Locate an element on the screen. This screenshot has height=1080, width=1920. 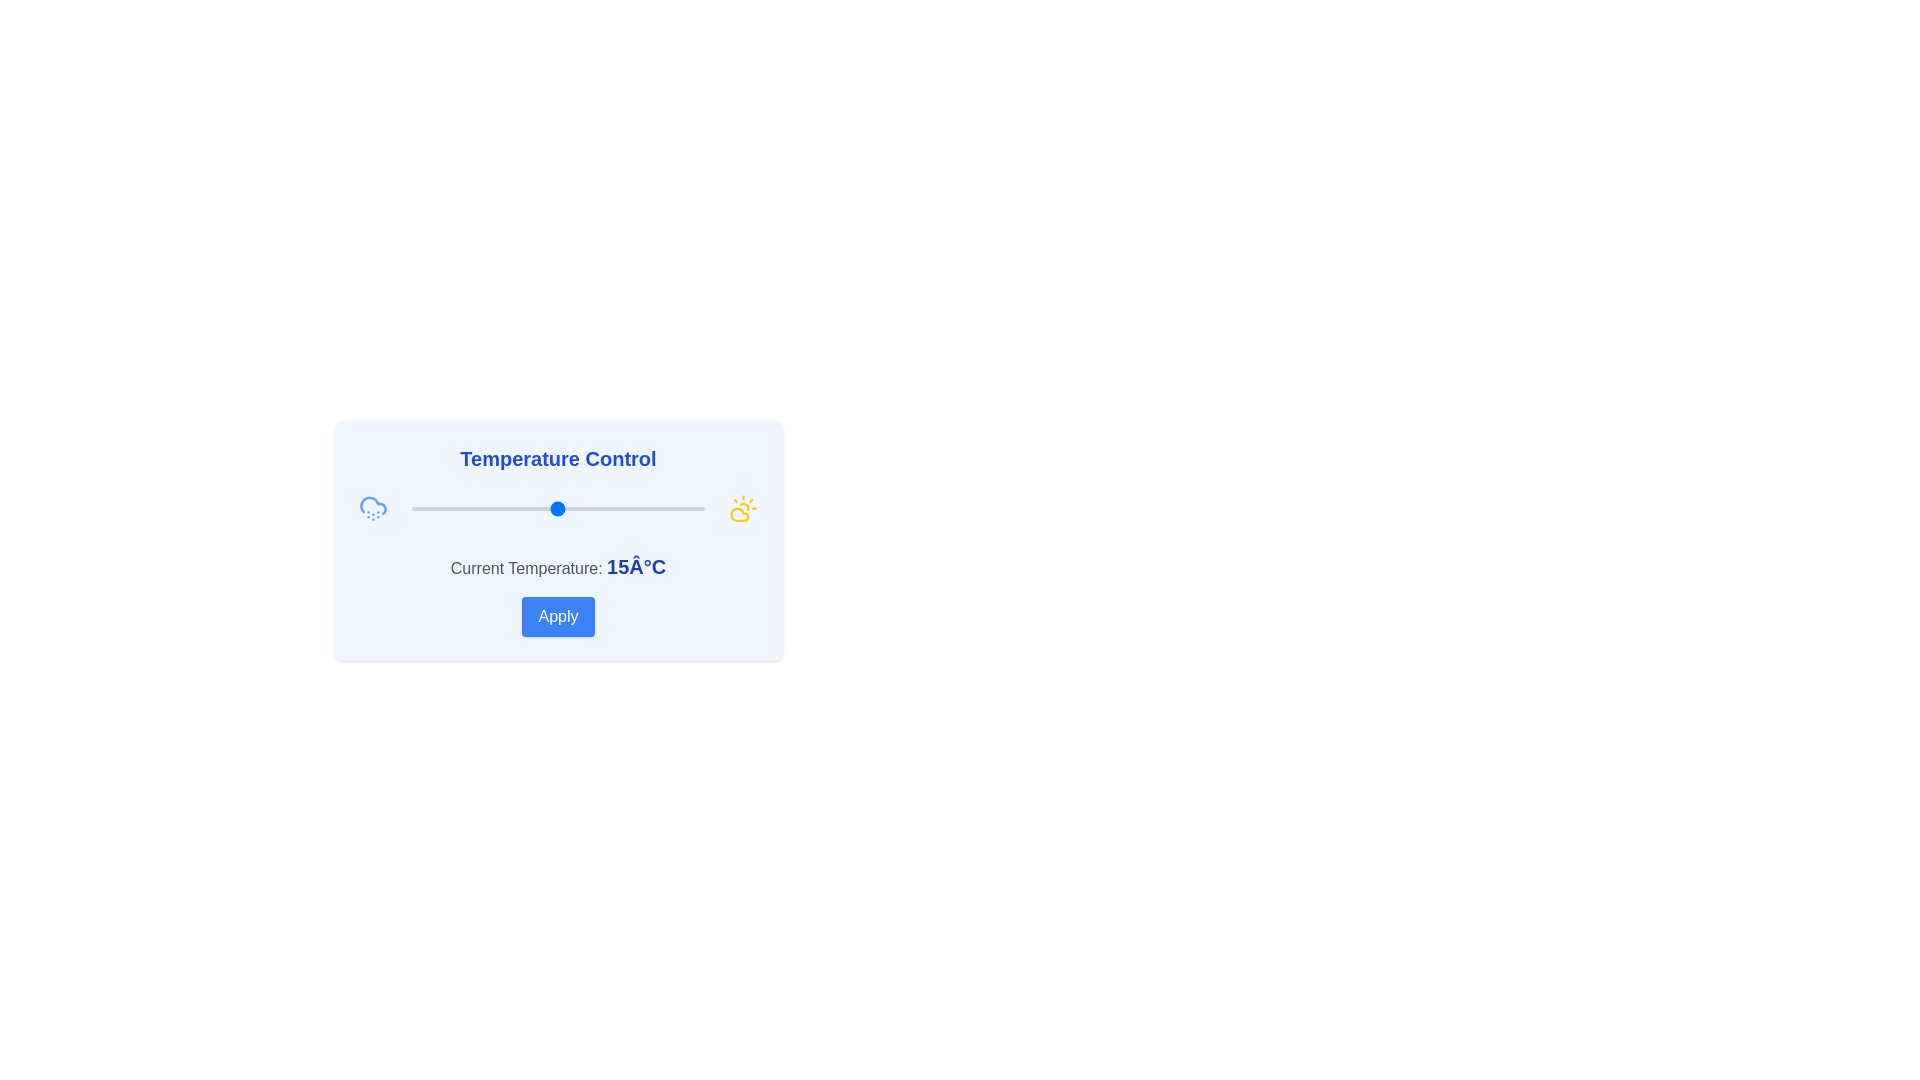
the temperature to 31°C using the slider is located at coordinates (652, 508).